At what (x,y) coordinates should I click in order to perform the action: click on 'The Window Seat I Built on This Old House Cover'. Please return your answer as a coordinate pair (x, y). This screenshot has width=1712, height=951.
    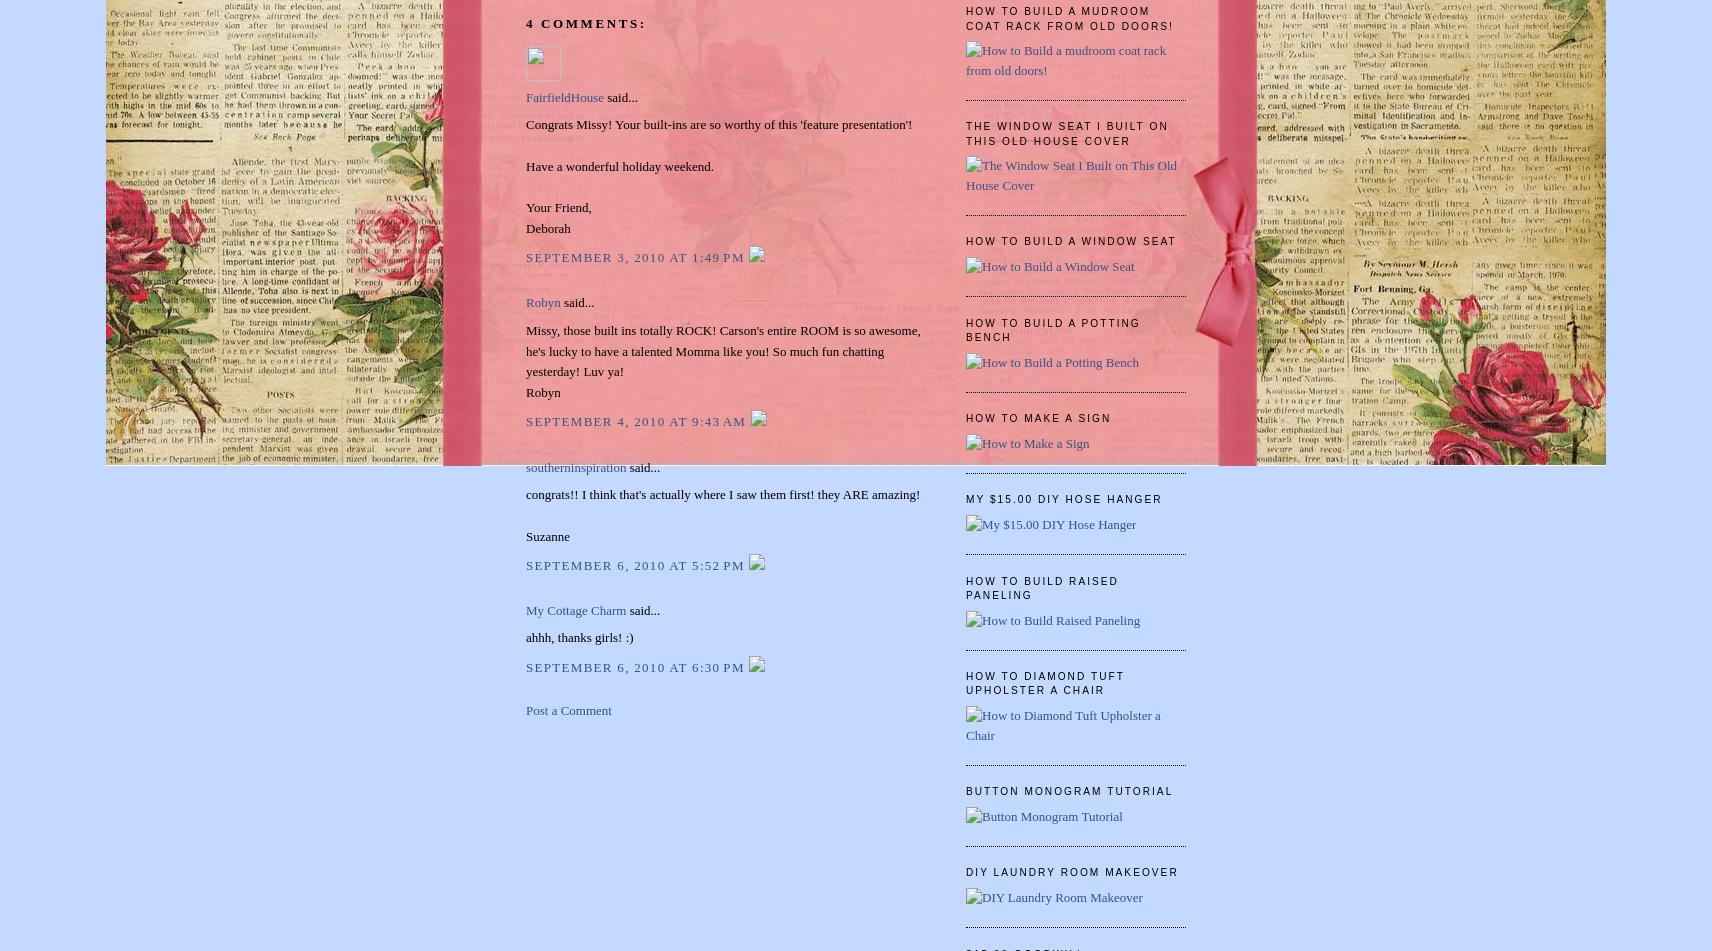
    Looking at the image, I should click on (1065, 133).